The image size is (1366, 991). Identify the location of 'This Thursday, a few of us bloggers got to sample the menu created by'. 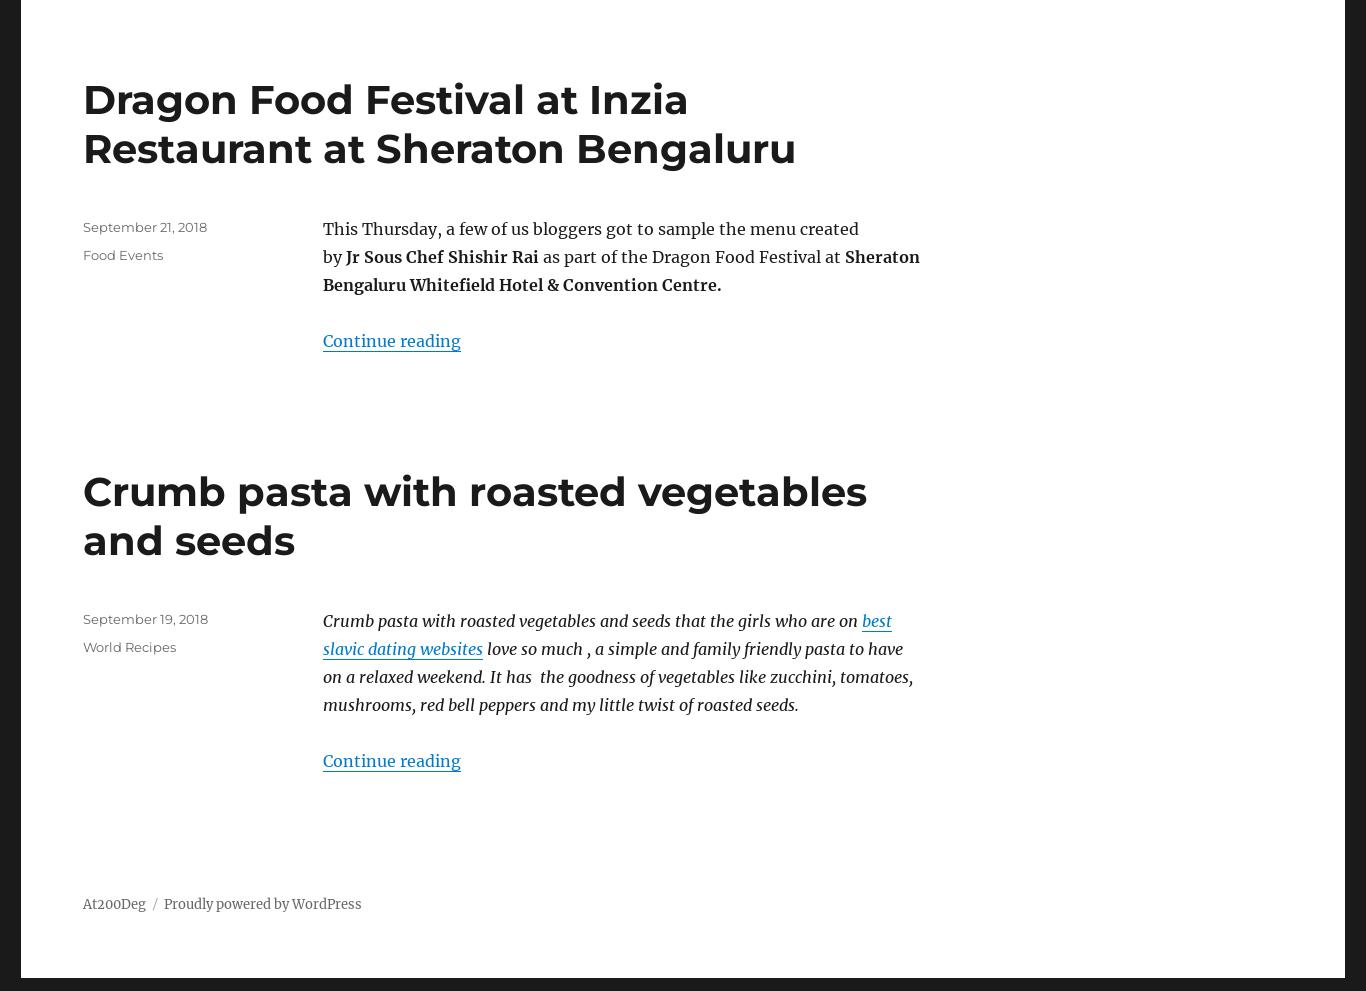
(590, 242).